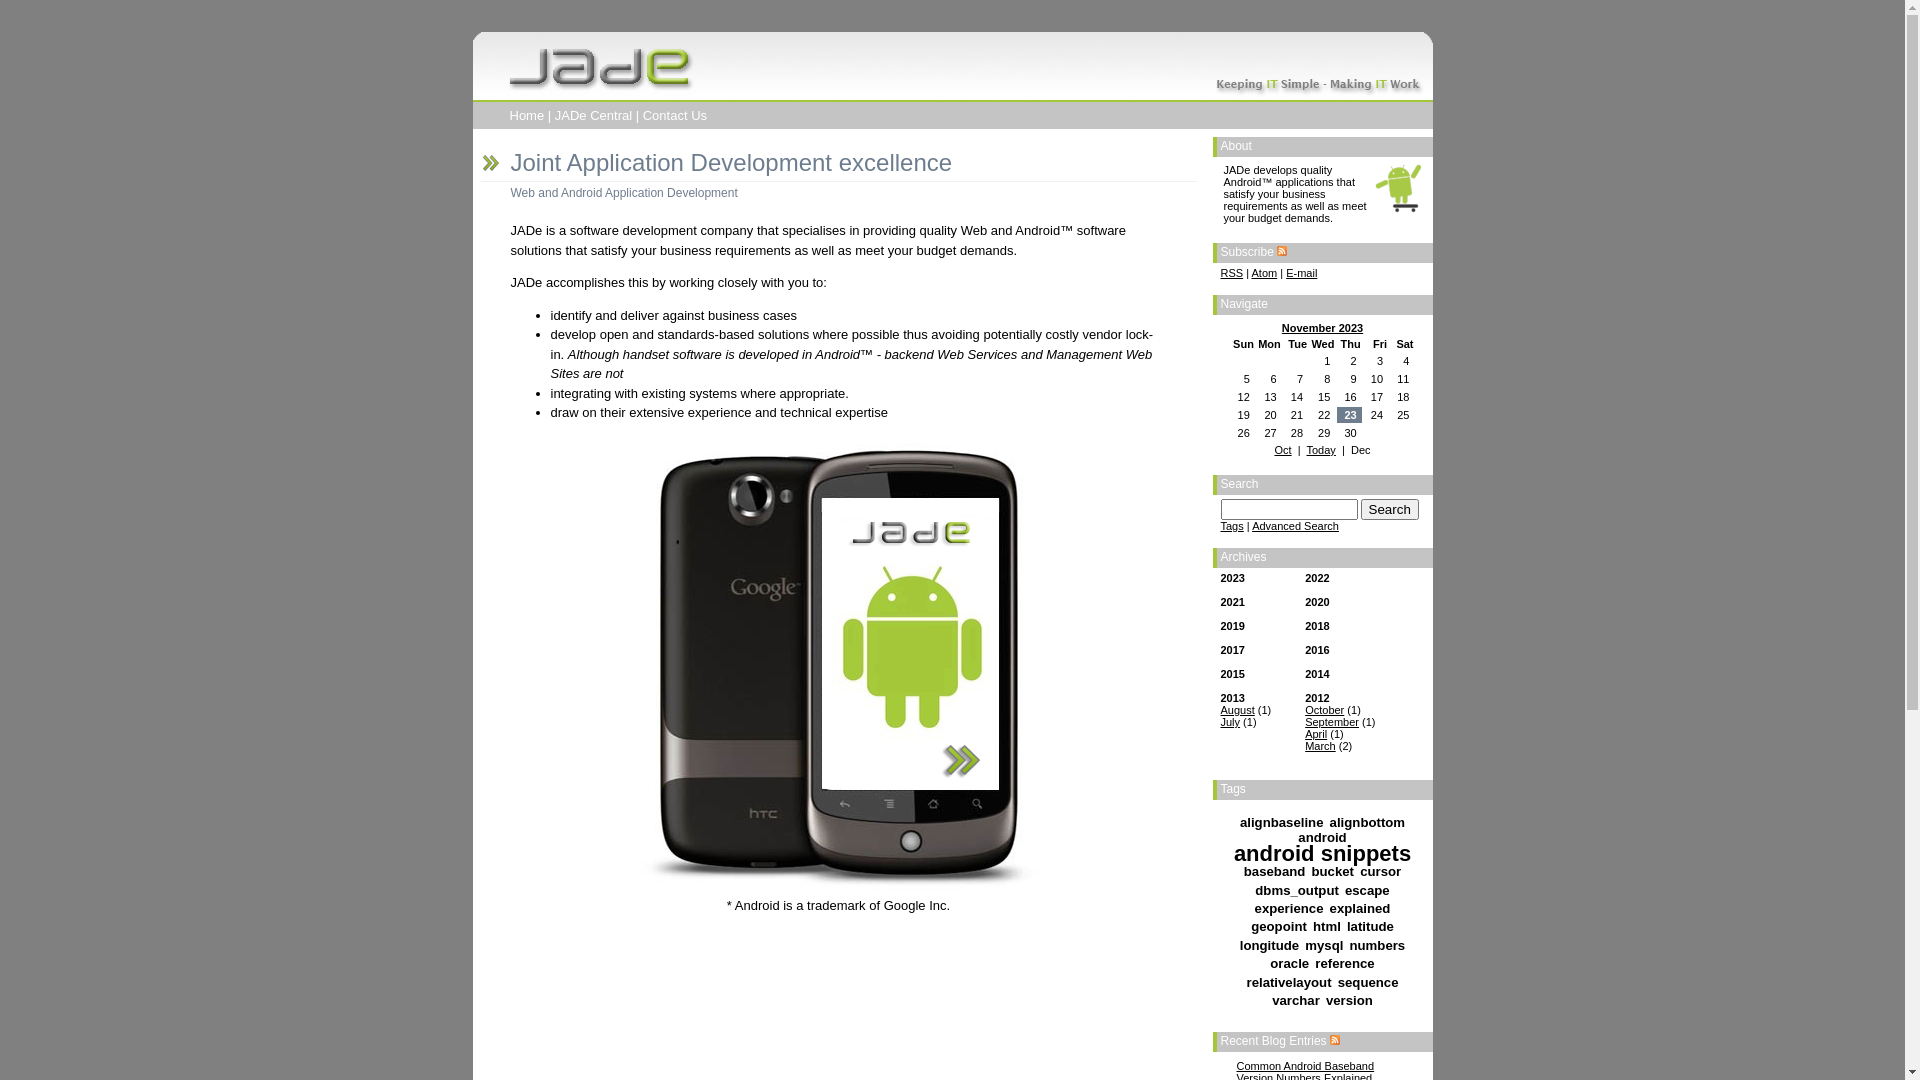 This screenshot has height=1080, width=1920. What do you see at coordinates (1334, 1040) in the screenshot?
I see `'RSS feed for Recent Blog Entries'` at bounding box center [1334, 1040].